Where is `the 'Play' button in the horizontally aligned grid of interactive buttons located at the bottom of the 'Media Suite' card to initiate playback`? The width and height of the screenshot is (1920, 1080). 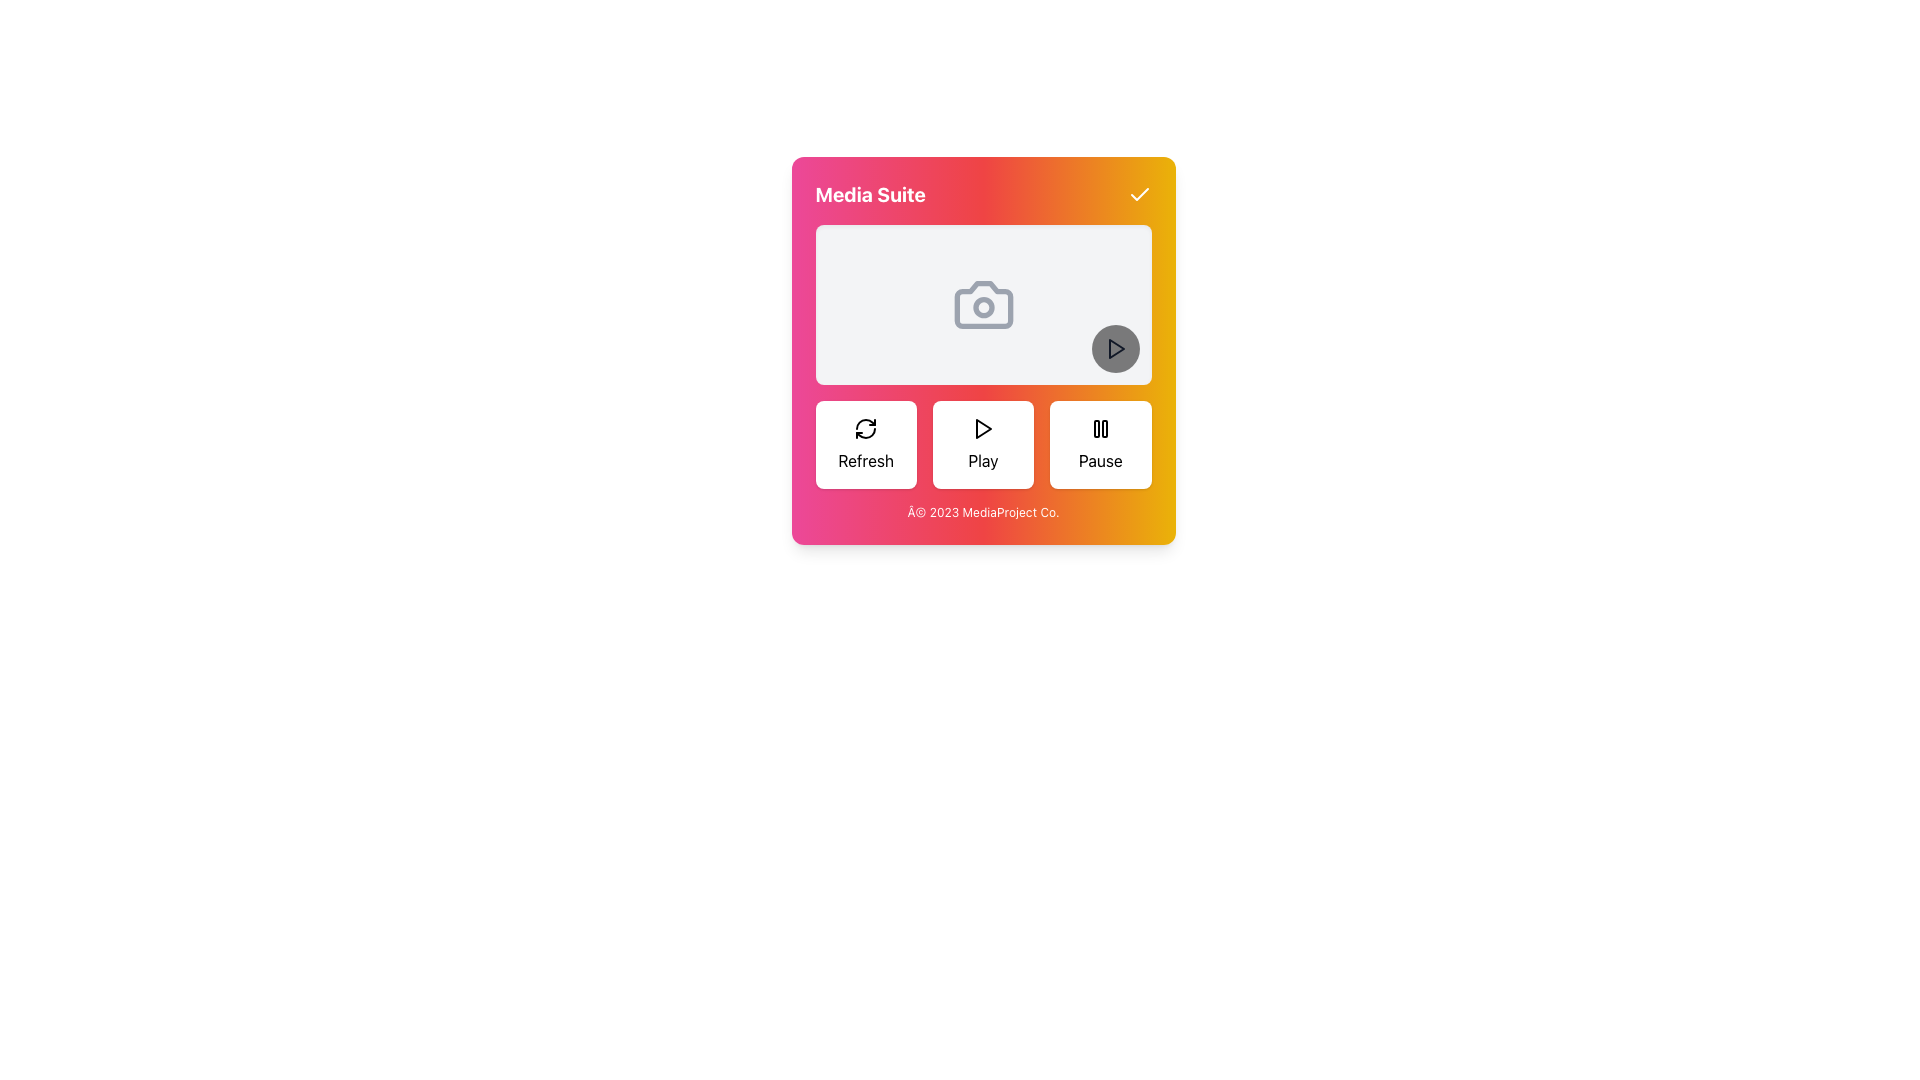
the 'Play' button in the horizontally aligned grid of interactive buttons located at the bottom of the 'Media Suite' card to initiate playback is located at coordinates (983, 443).